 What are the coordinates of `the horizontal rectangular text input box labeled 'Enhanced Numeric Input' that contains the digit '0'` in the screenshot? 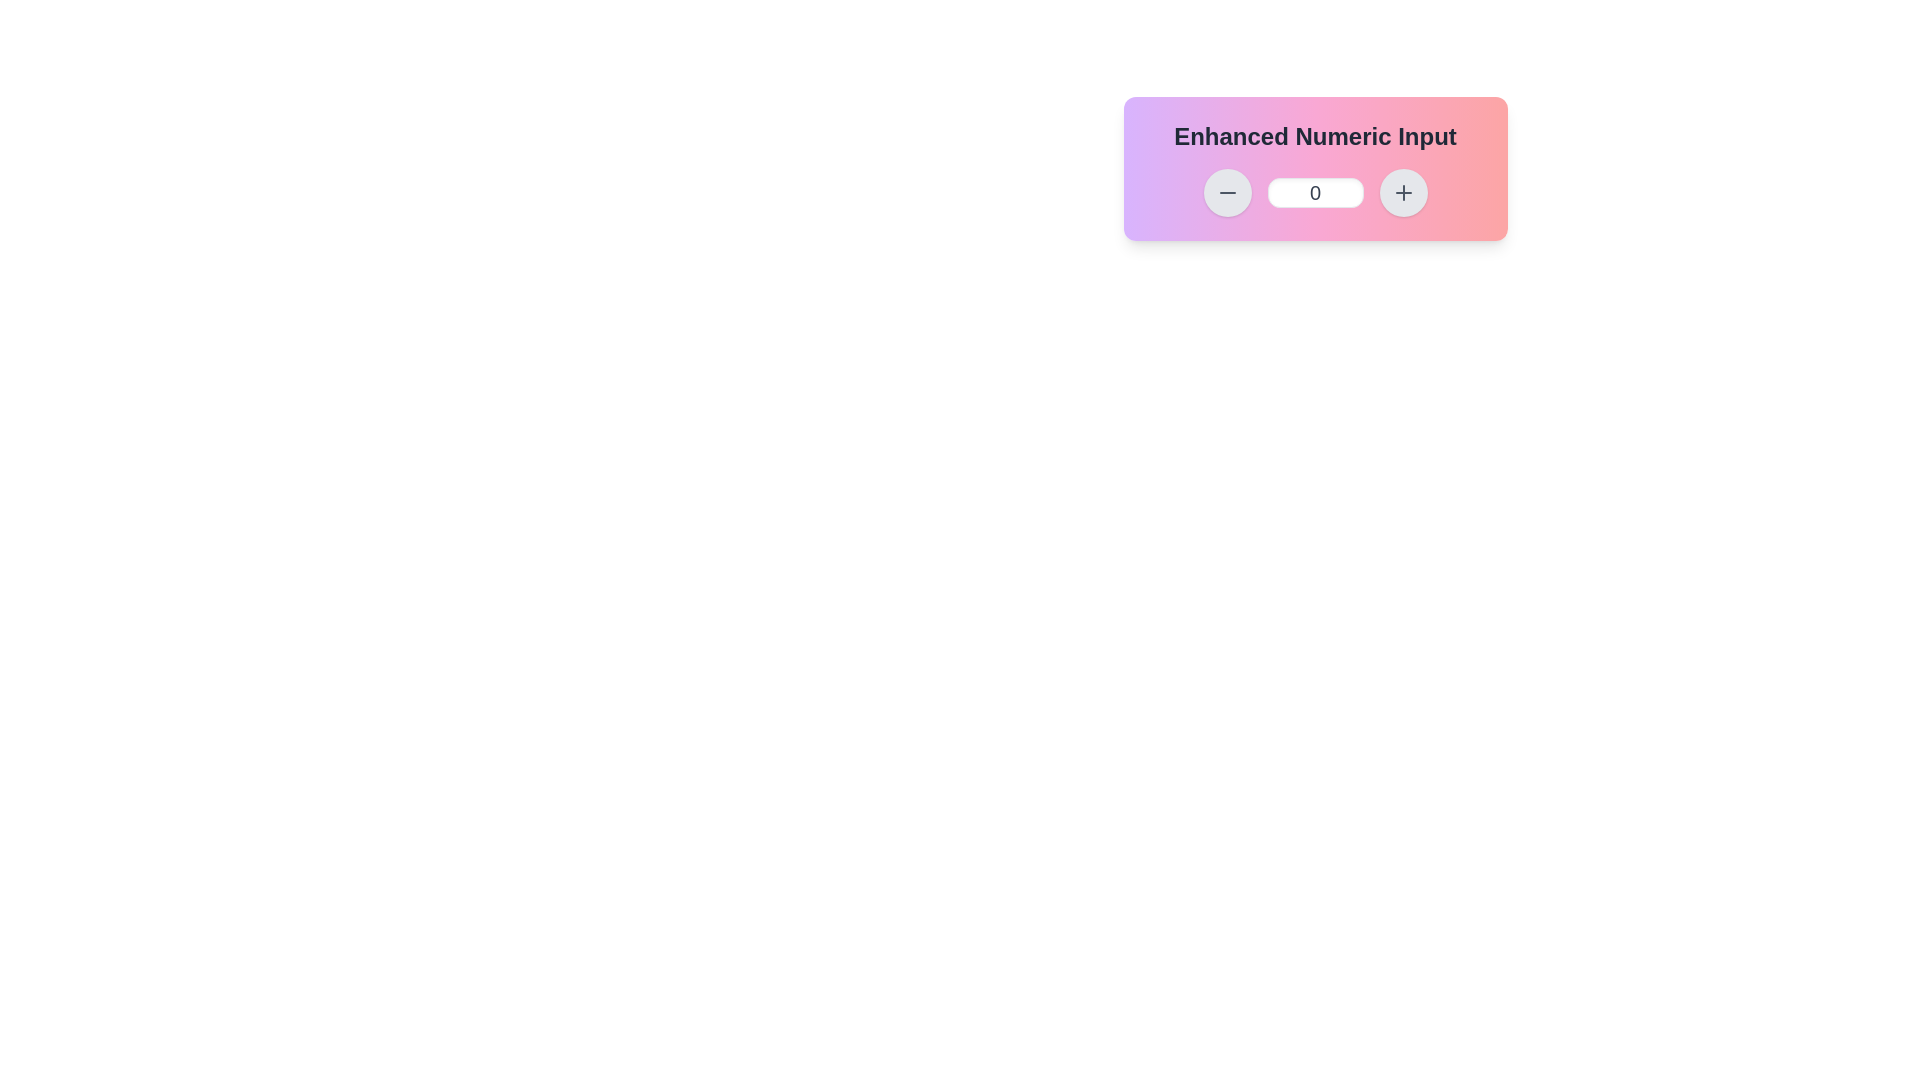 It's located at (1315, 192).